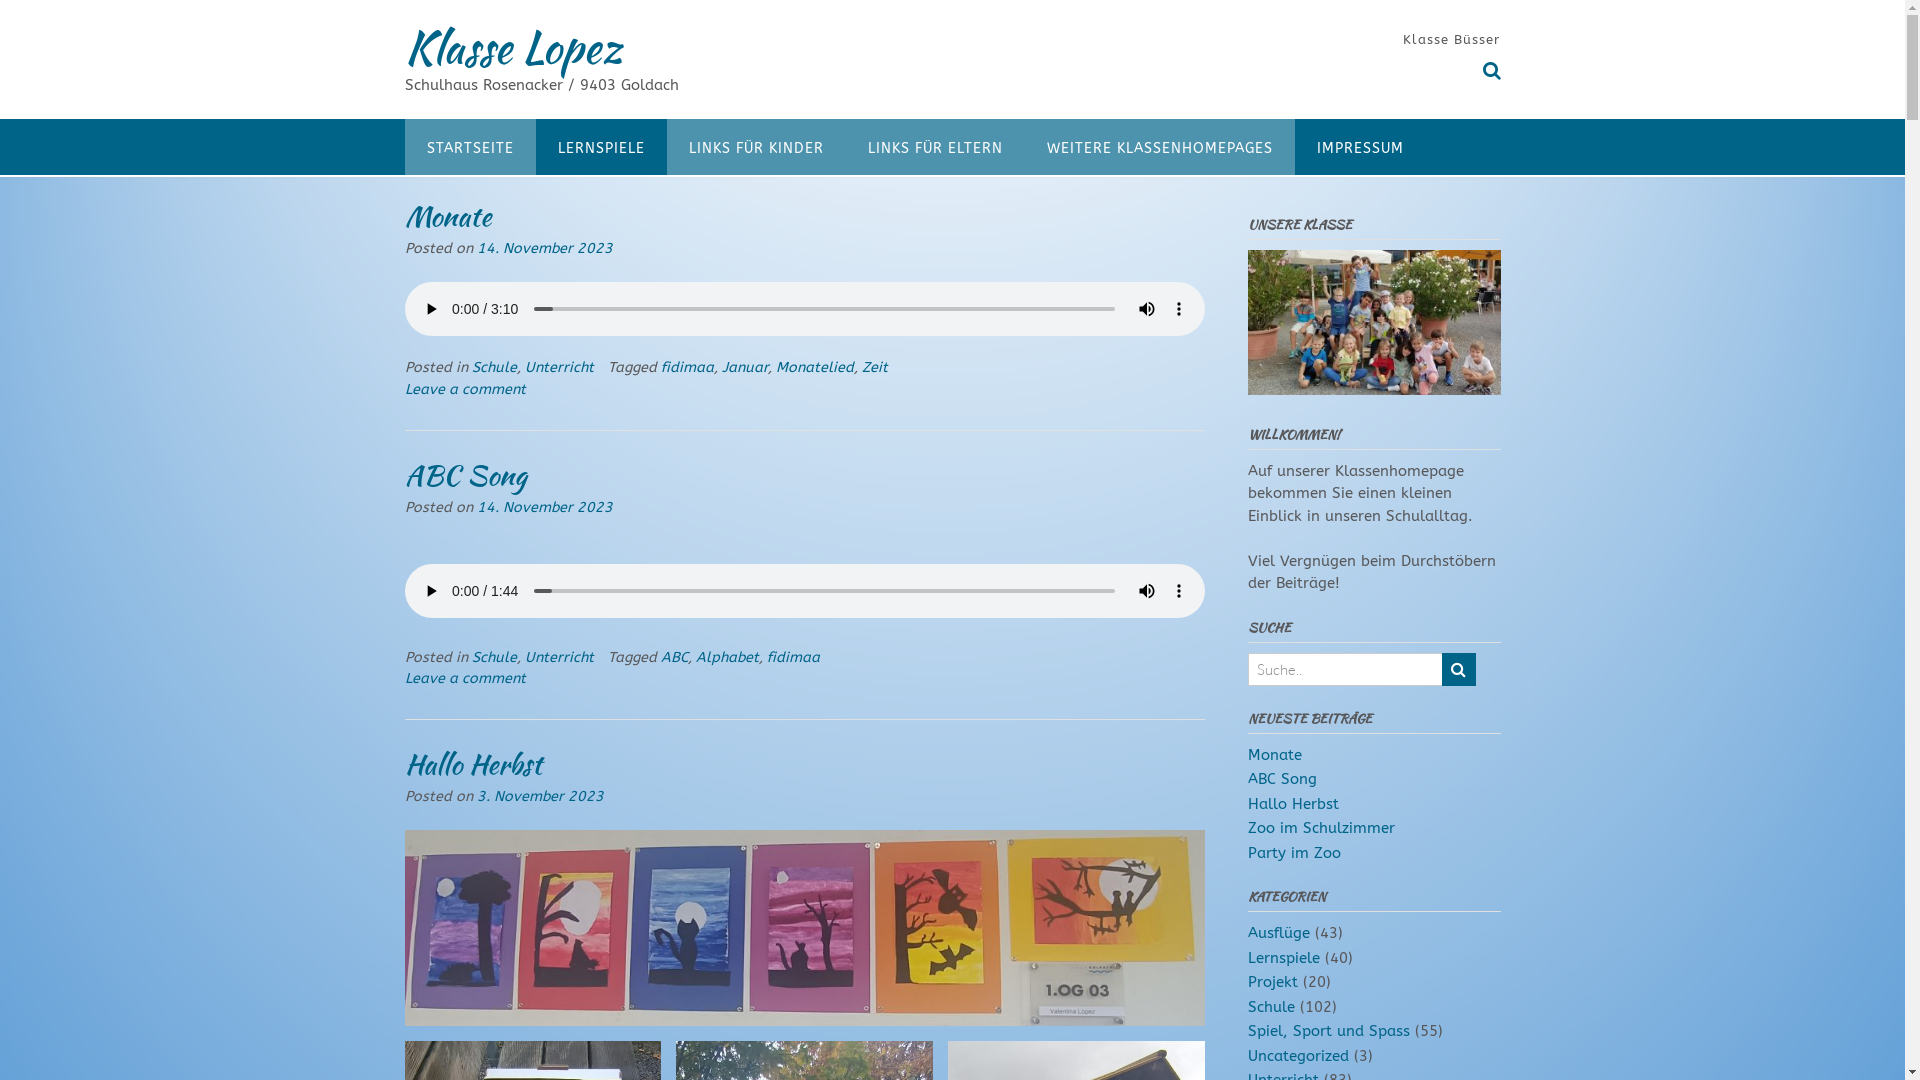  I want to click on 'Monatelied', so click(815, 367).